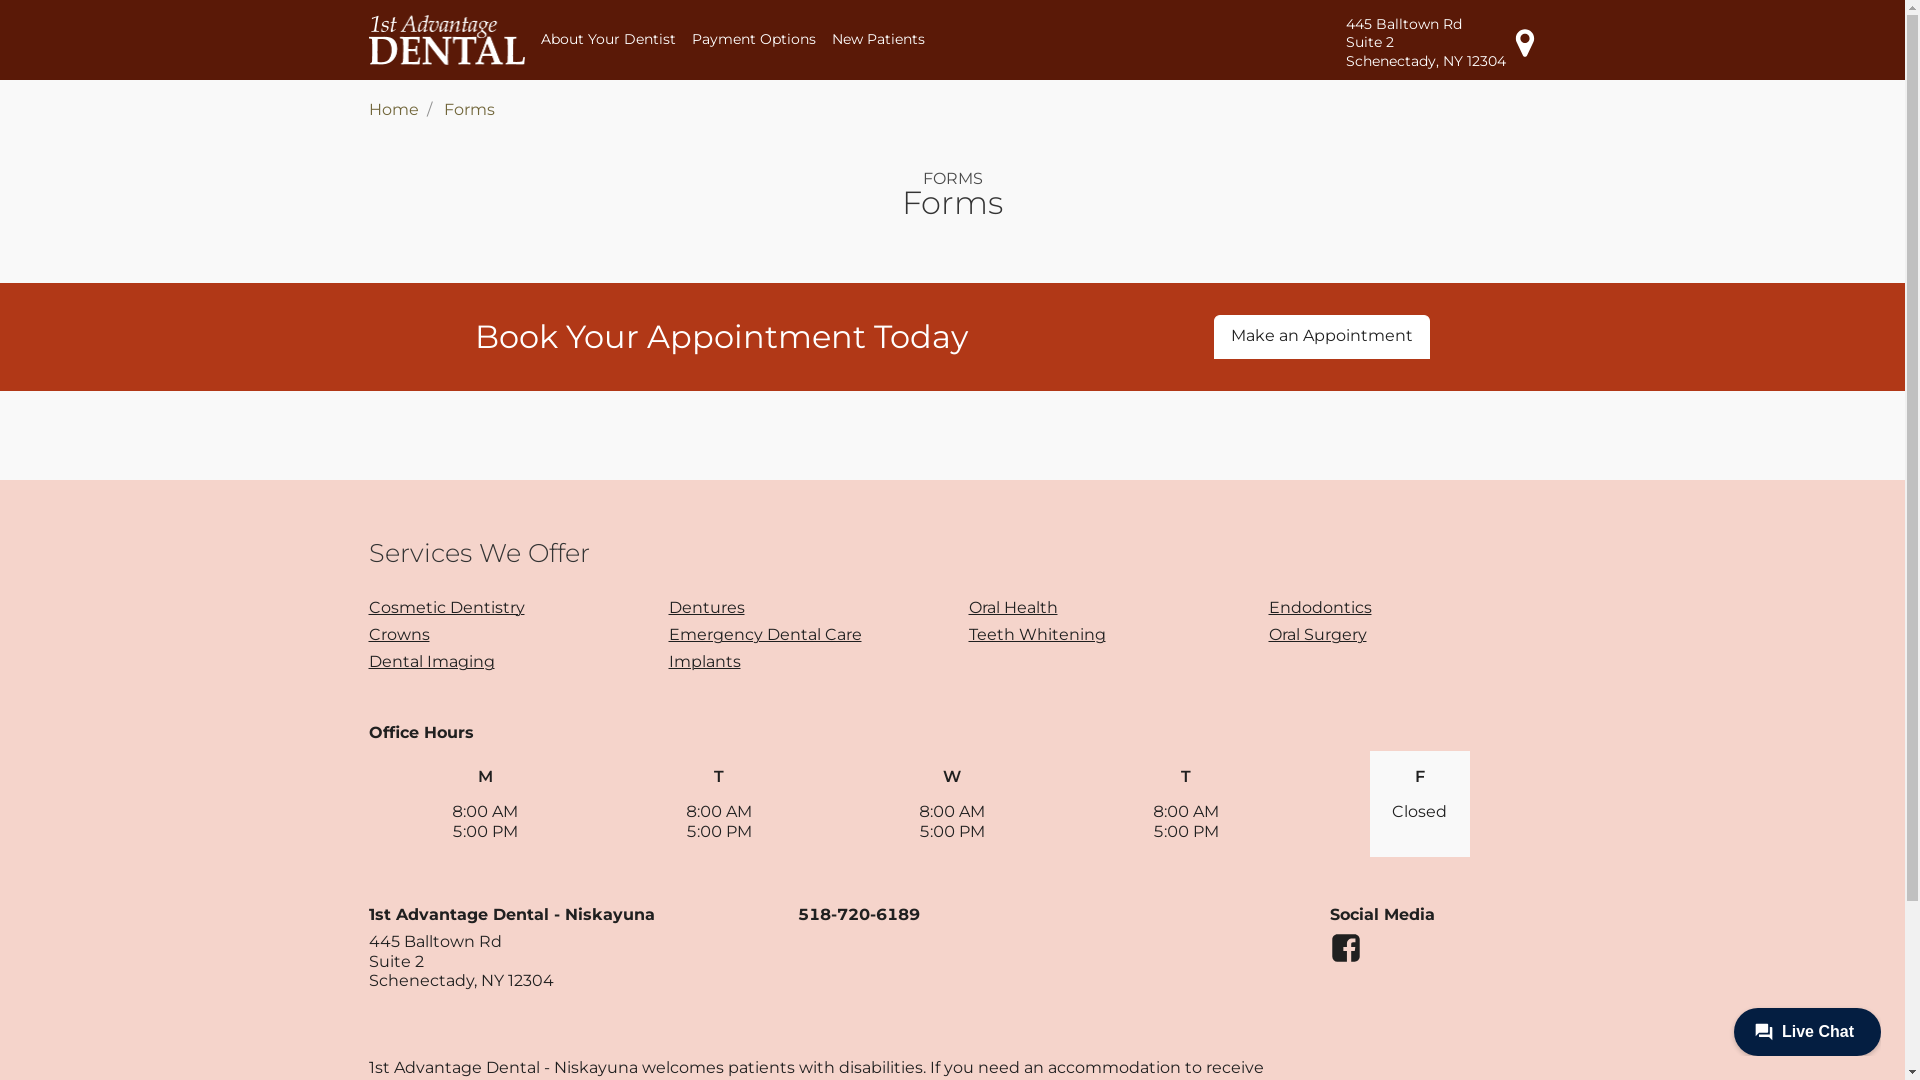 The width and height of the screenshot is (1920, 1080). What do you see at coordinates (1329, 957) in the screenshot?
I see `'Facebook'` at bounding box center [1329, 957].